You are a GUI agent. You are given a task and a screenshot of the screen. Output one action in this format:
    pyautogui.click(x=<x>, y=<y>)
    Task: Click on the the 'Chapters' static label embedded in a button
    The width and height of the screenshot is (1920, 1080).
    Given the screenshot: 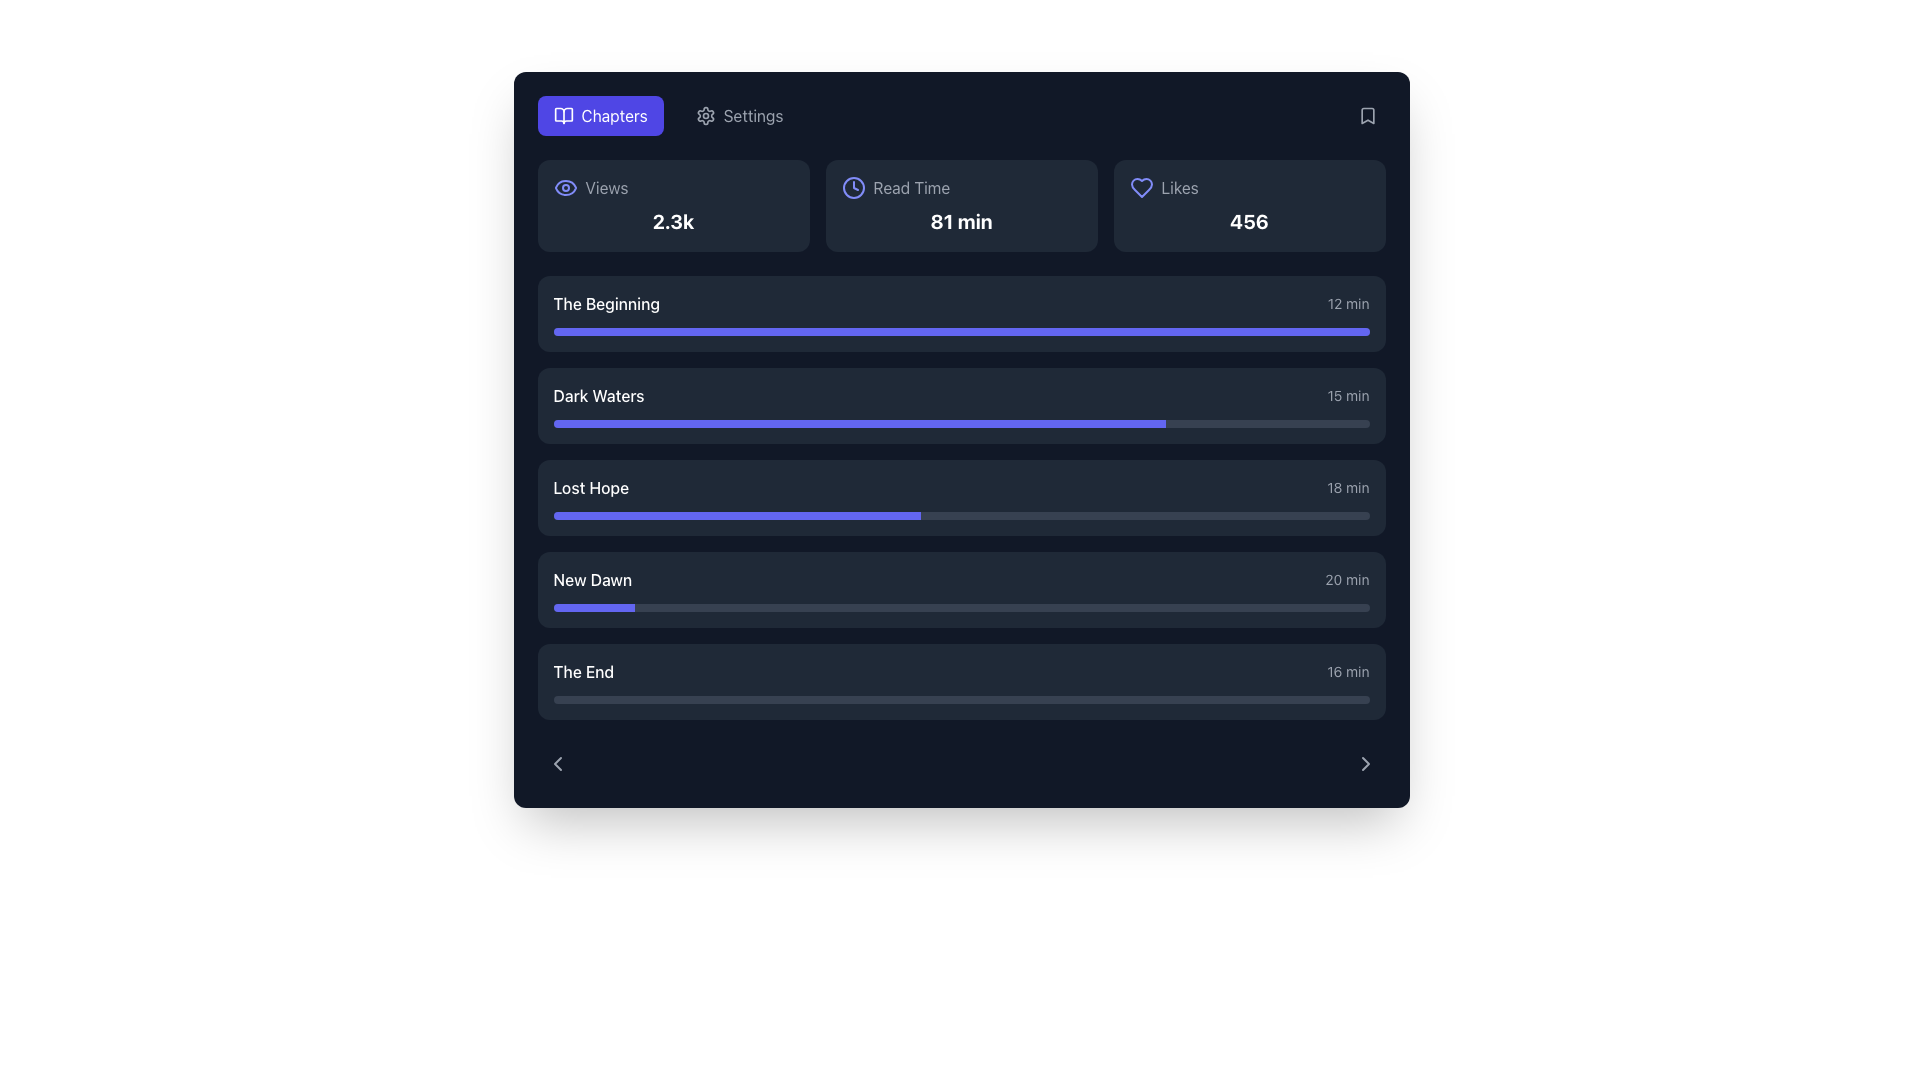 What is the action you would take?
    pyautogui.click(x=613, y=115)
    